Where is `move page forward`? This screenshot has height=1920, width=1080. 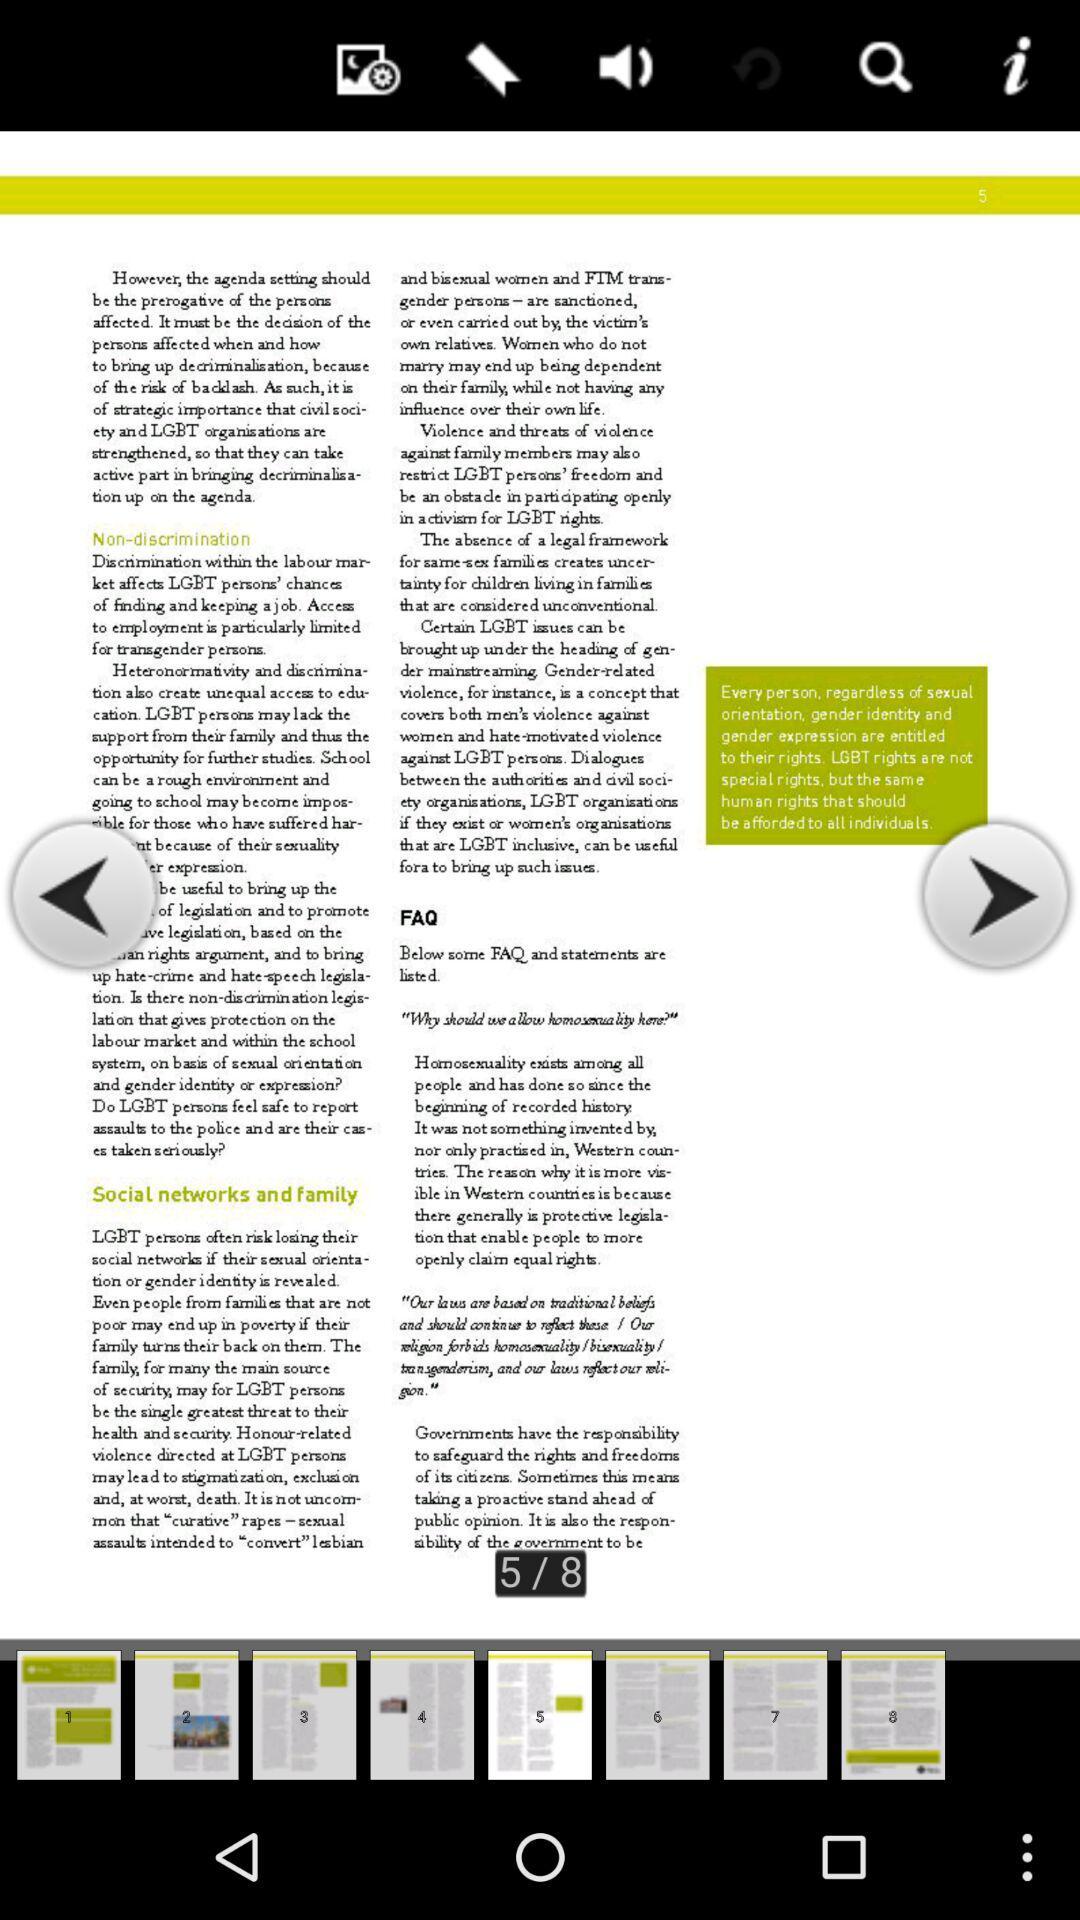 move page forward is located at coordinates (994, 895).